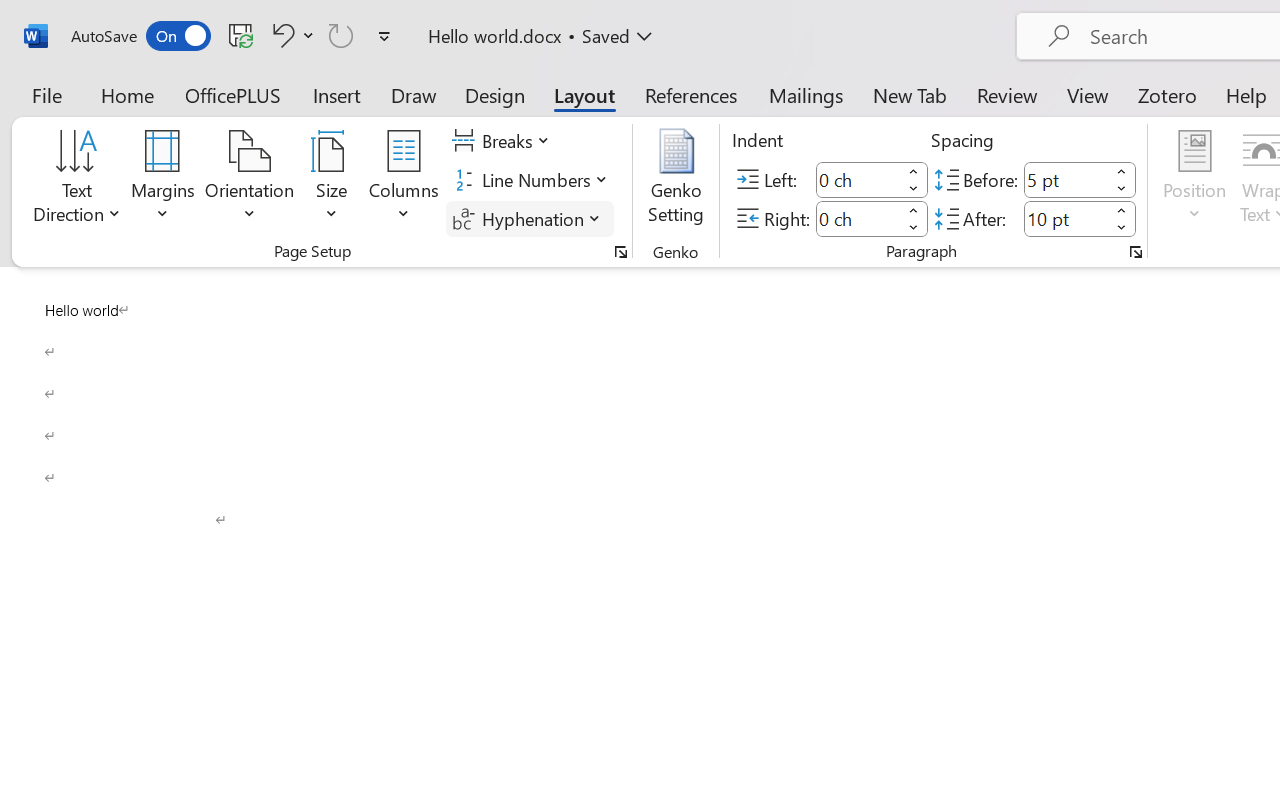  Describe the element at coordinates (620, 251) in the screenshot. I see `'Page Setup...'` at that location.